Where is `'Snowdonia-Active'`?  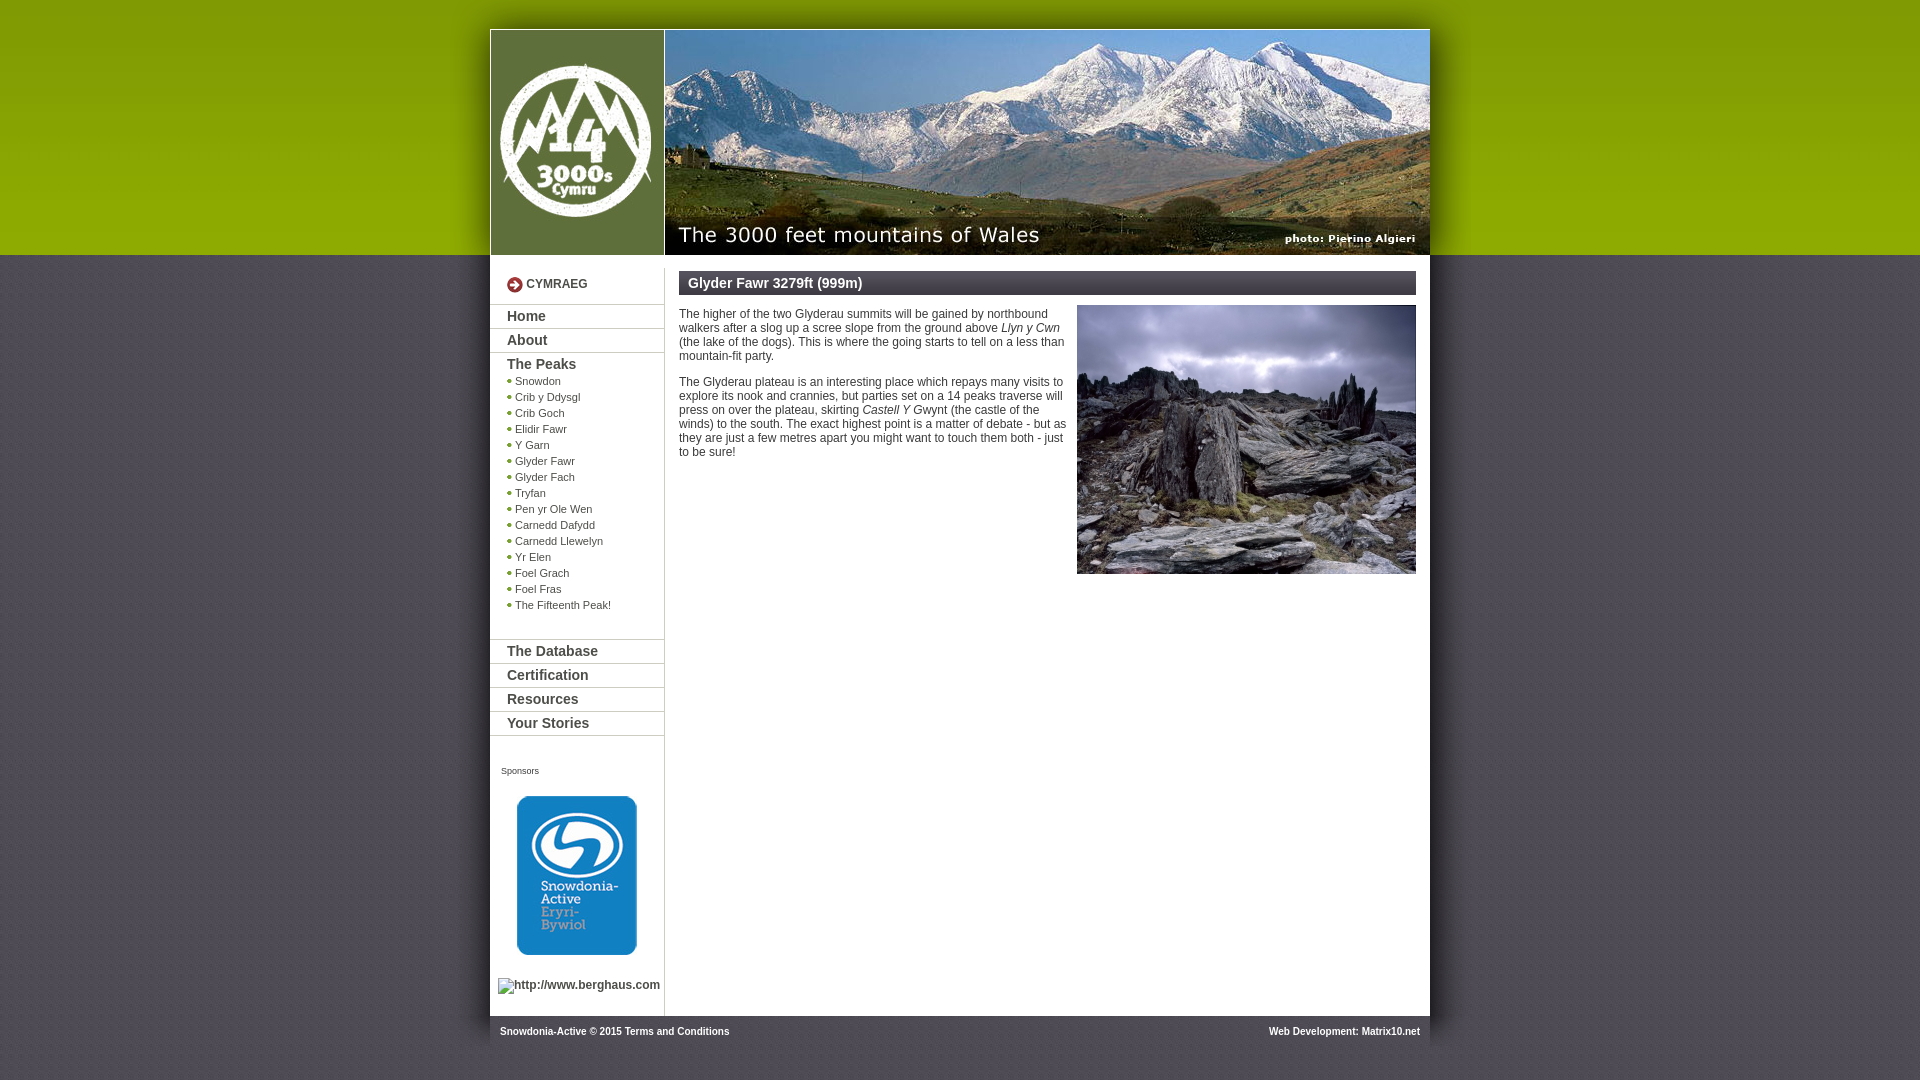 'Snowdonia-Active' is located at coordinates (575, 874).